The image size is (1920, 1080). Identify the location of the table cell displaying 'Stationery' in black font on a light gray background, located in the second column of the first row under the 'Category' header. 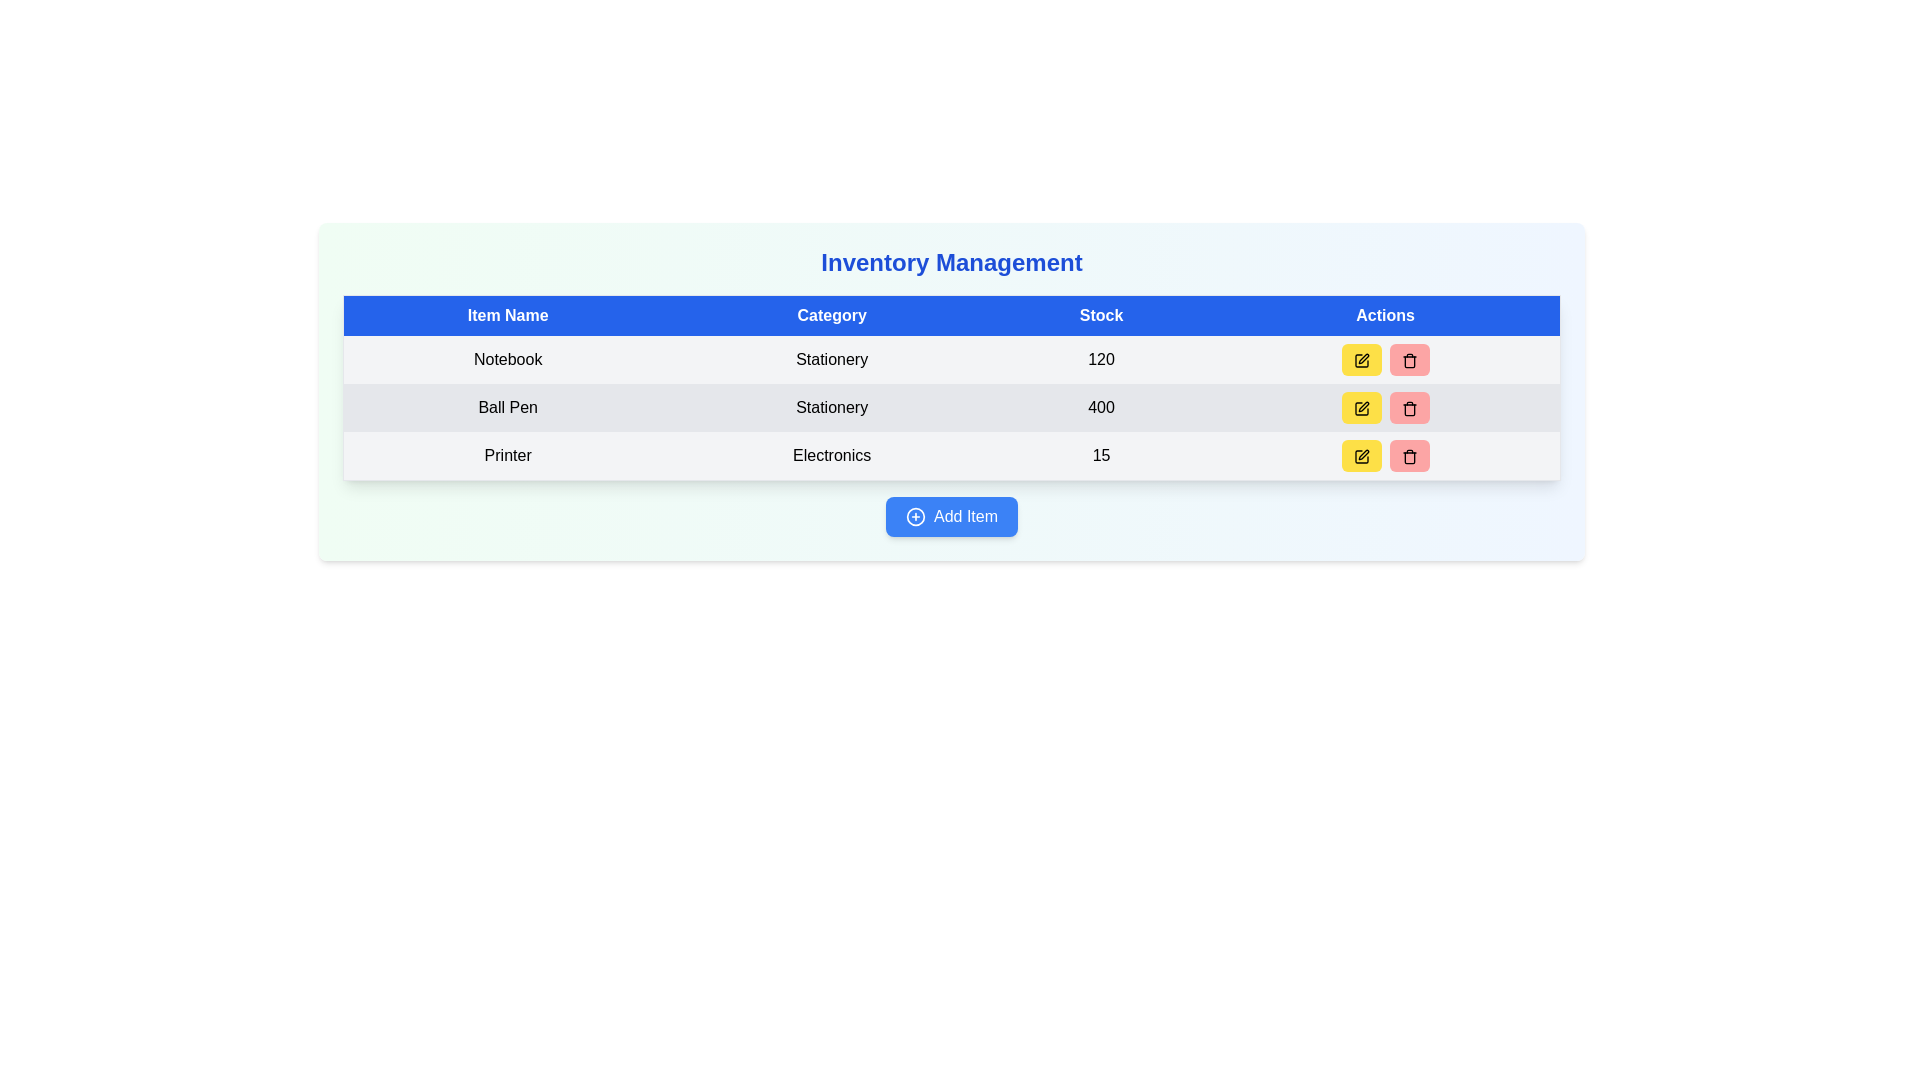
(832, 358).